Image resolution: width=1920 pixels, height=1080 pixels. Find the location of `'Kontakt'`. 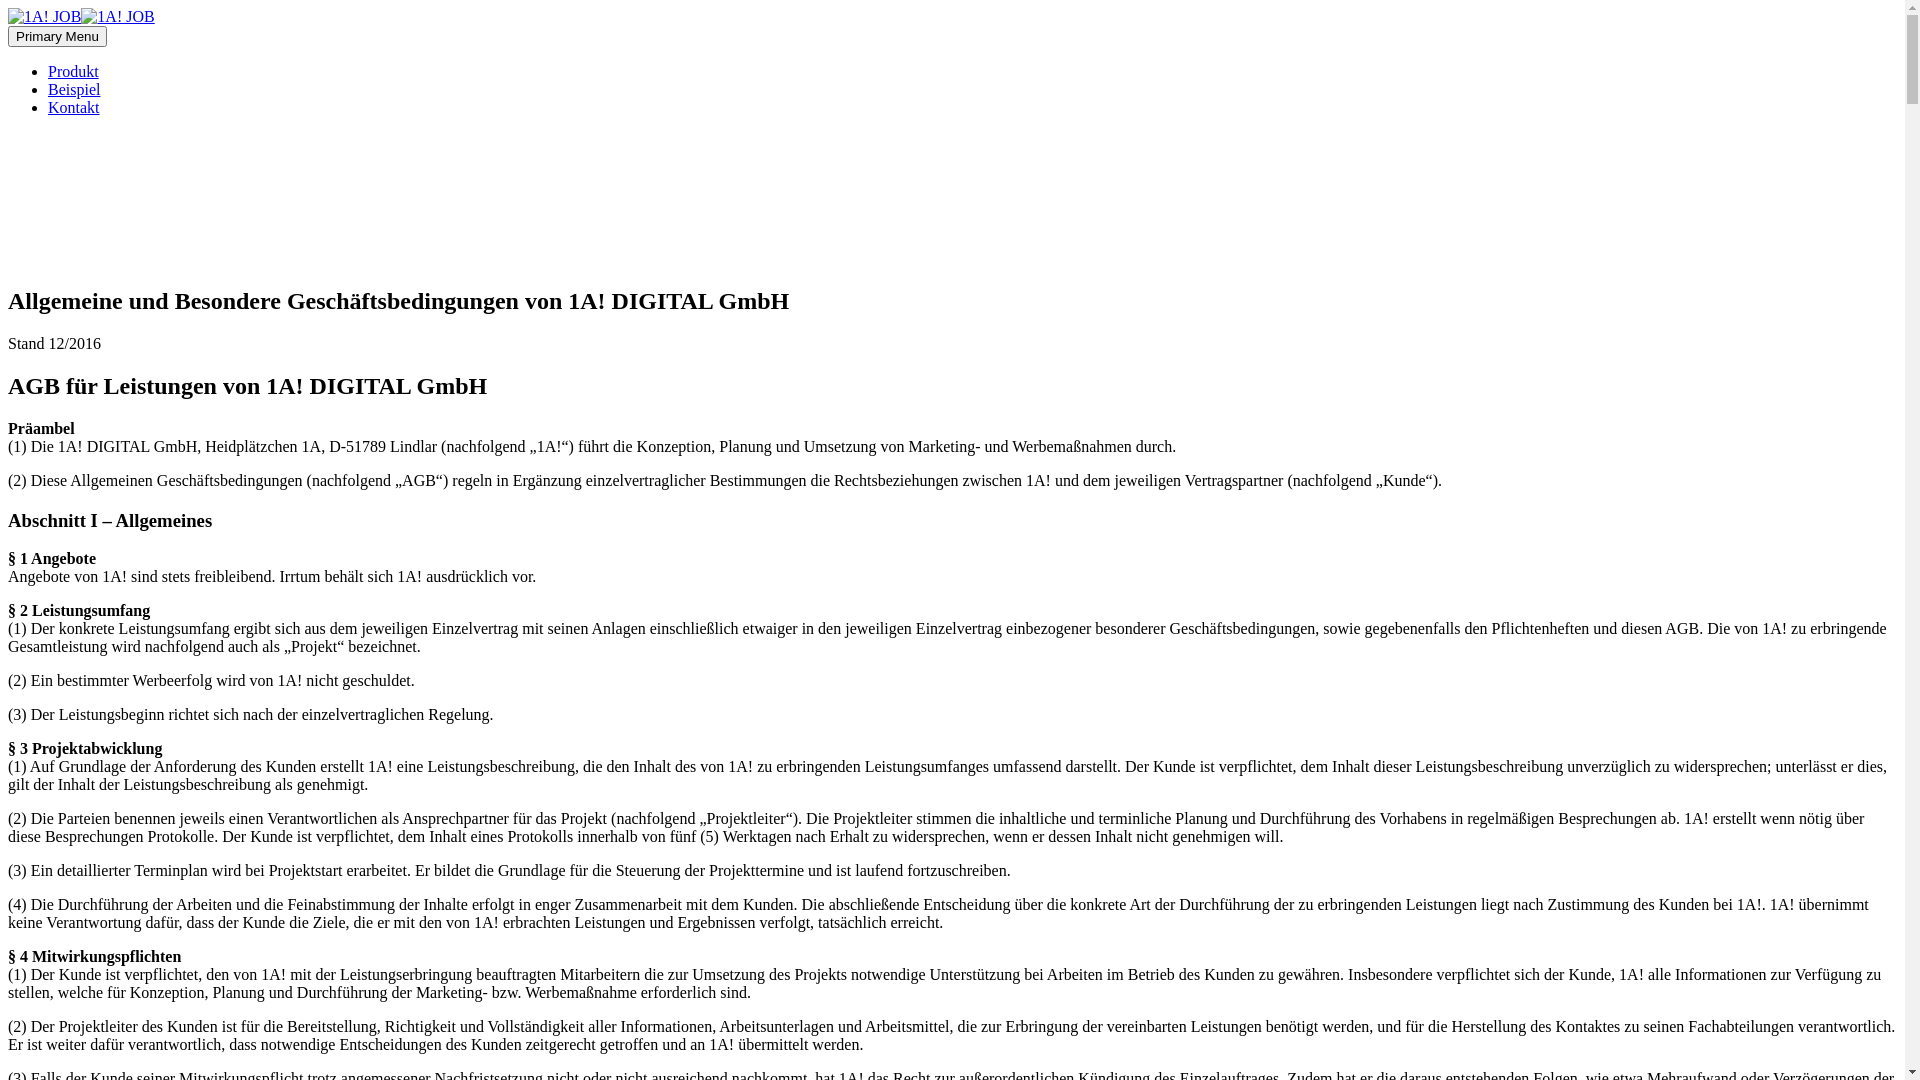

'Kontakt' is located at coordinates (73, 107).